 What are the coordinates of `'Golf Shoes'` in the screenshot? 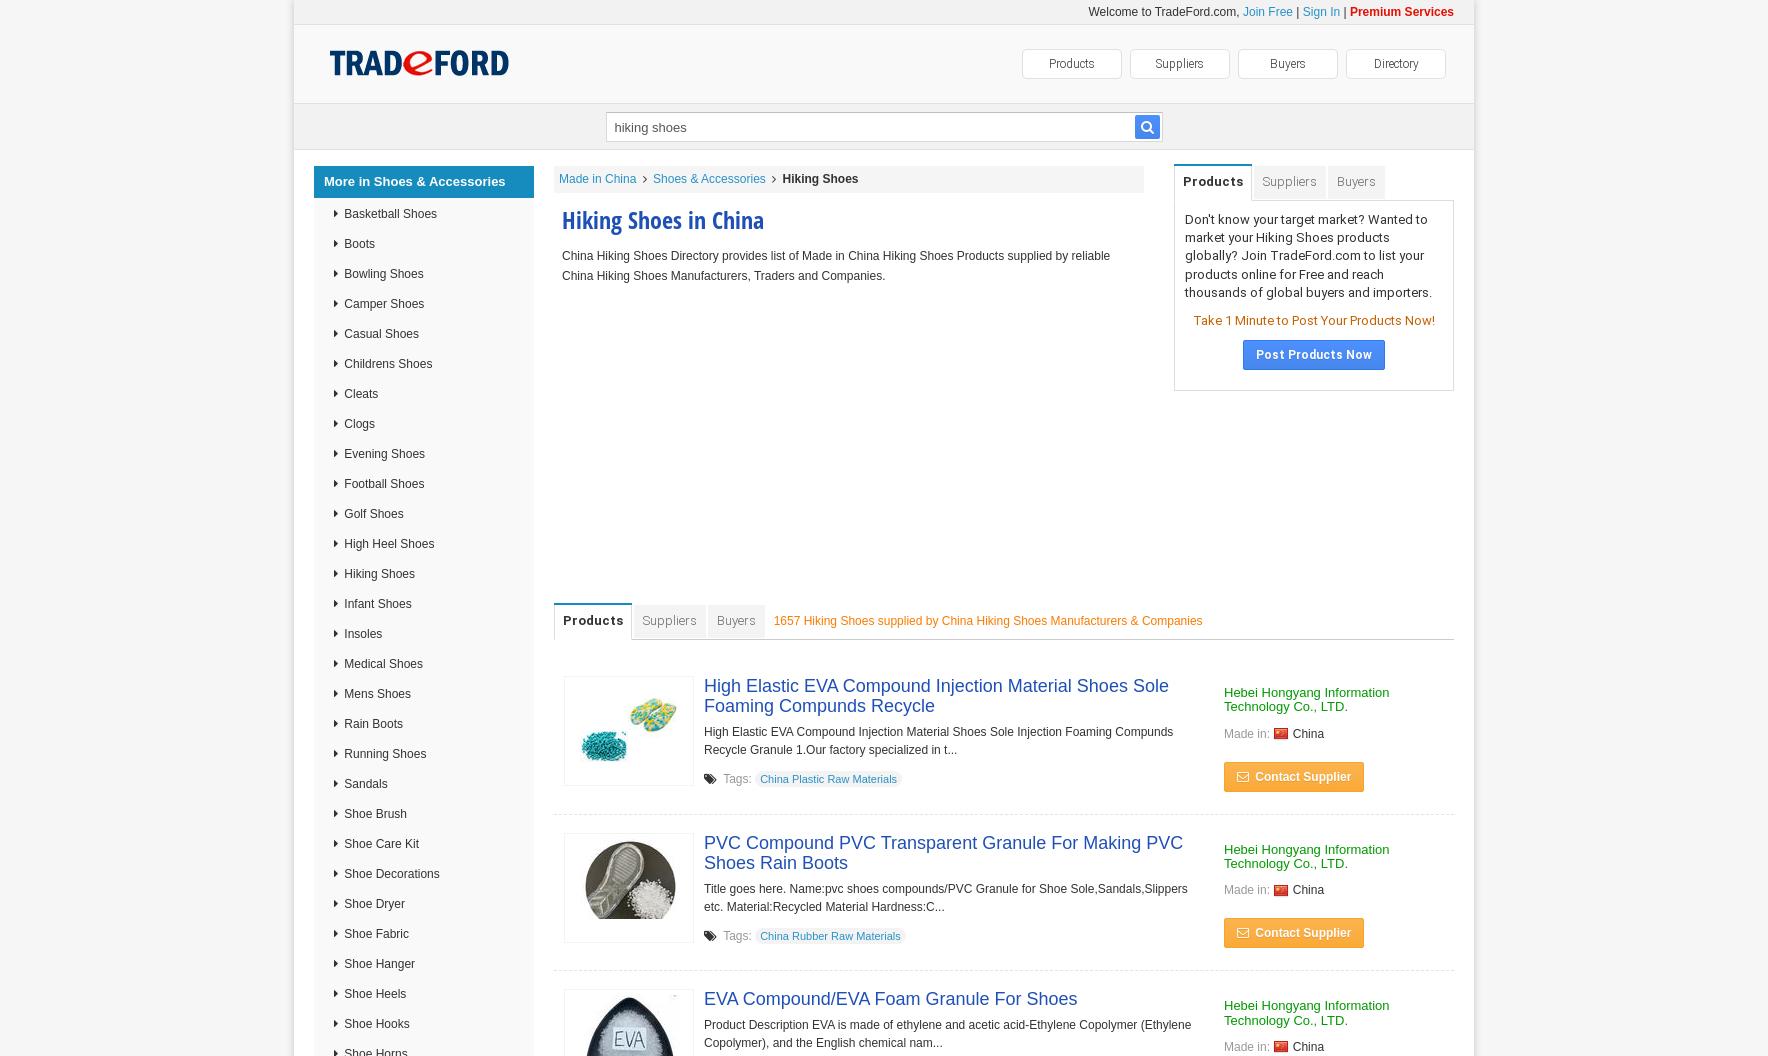 It's located at (371, 512).